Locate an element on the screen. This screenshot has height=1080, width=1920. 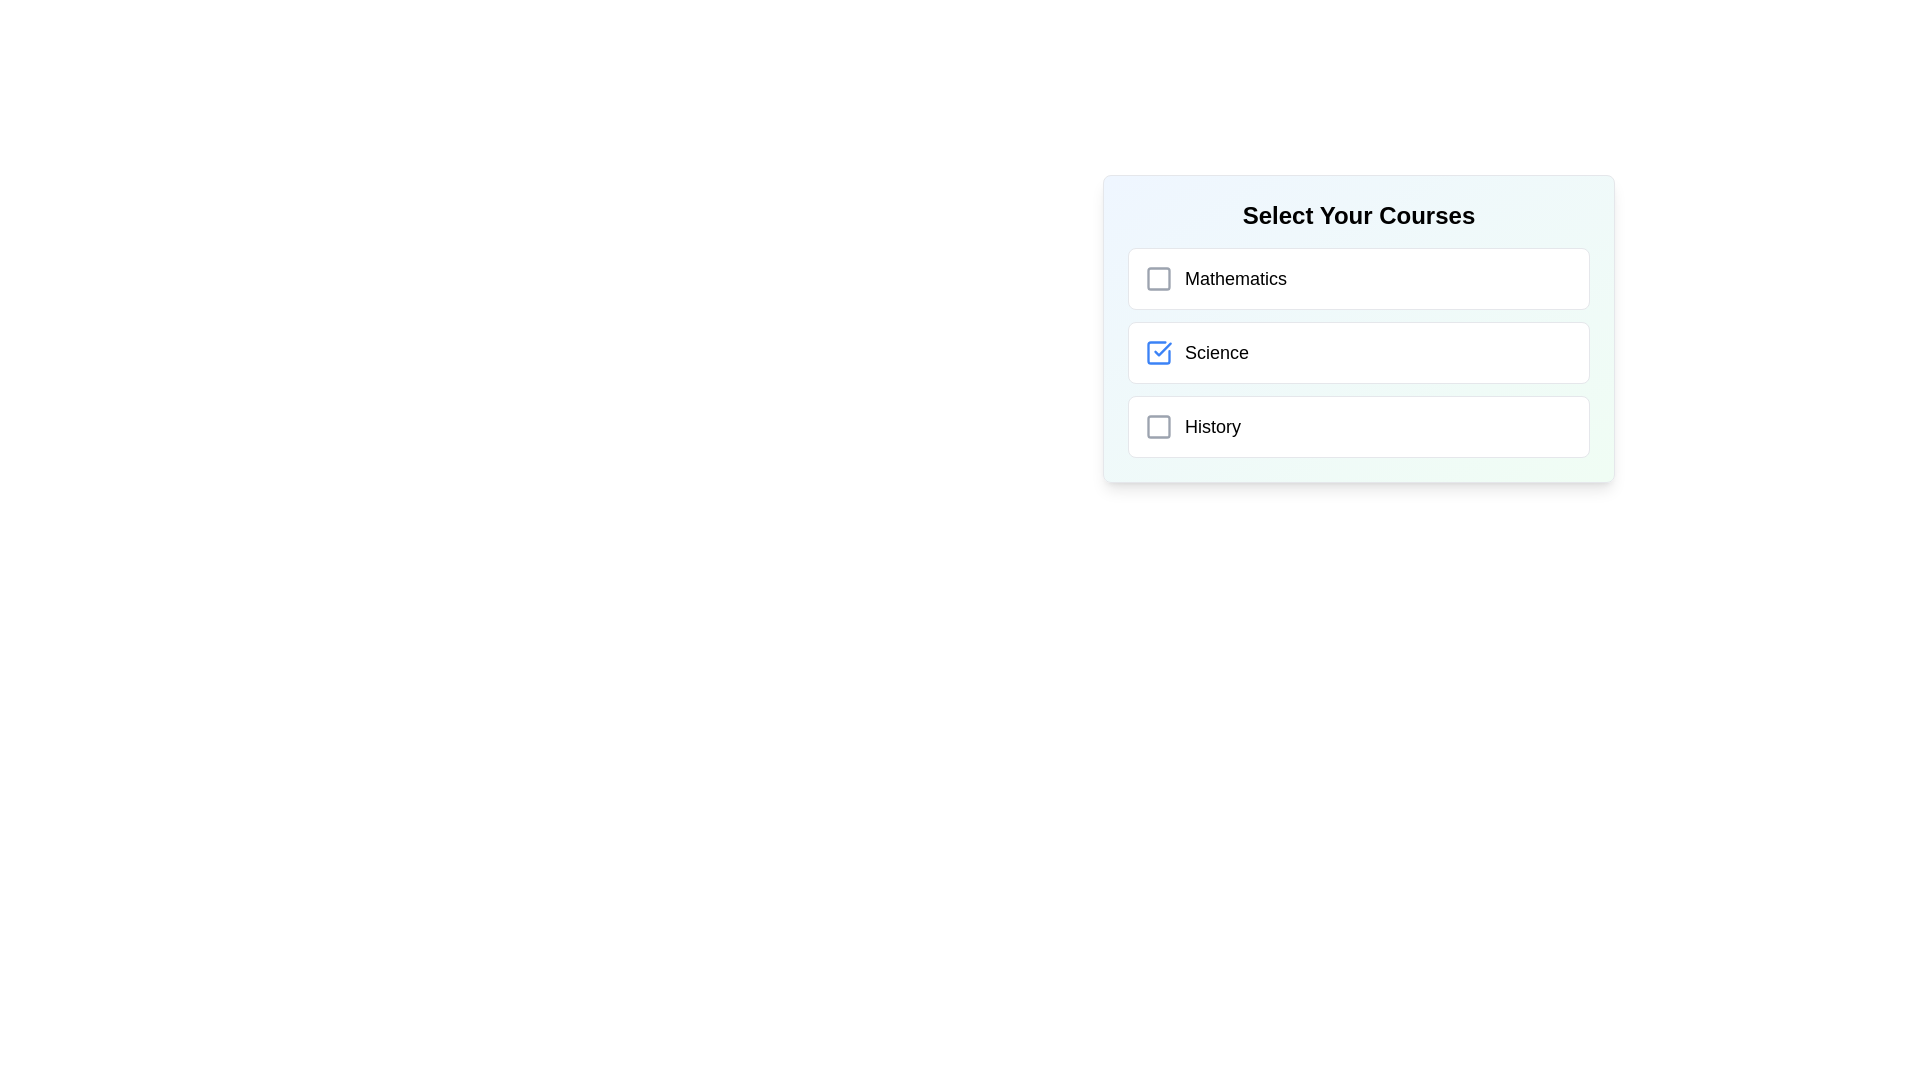
the checkbox for the 'History' option is located at coordinates (1158, 426).